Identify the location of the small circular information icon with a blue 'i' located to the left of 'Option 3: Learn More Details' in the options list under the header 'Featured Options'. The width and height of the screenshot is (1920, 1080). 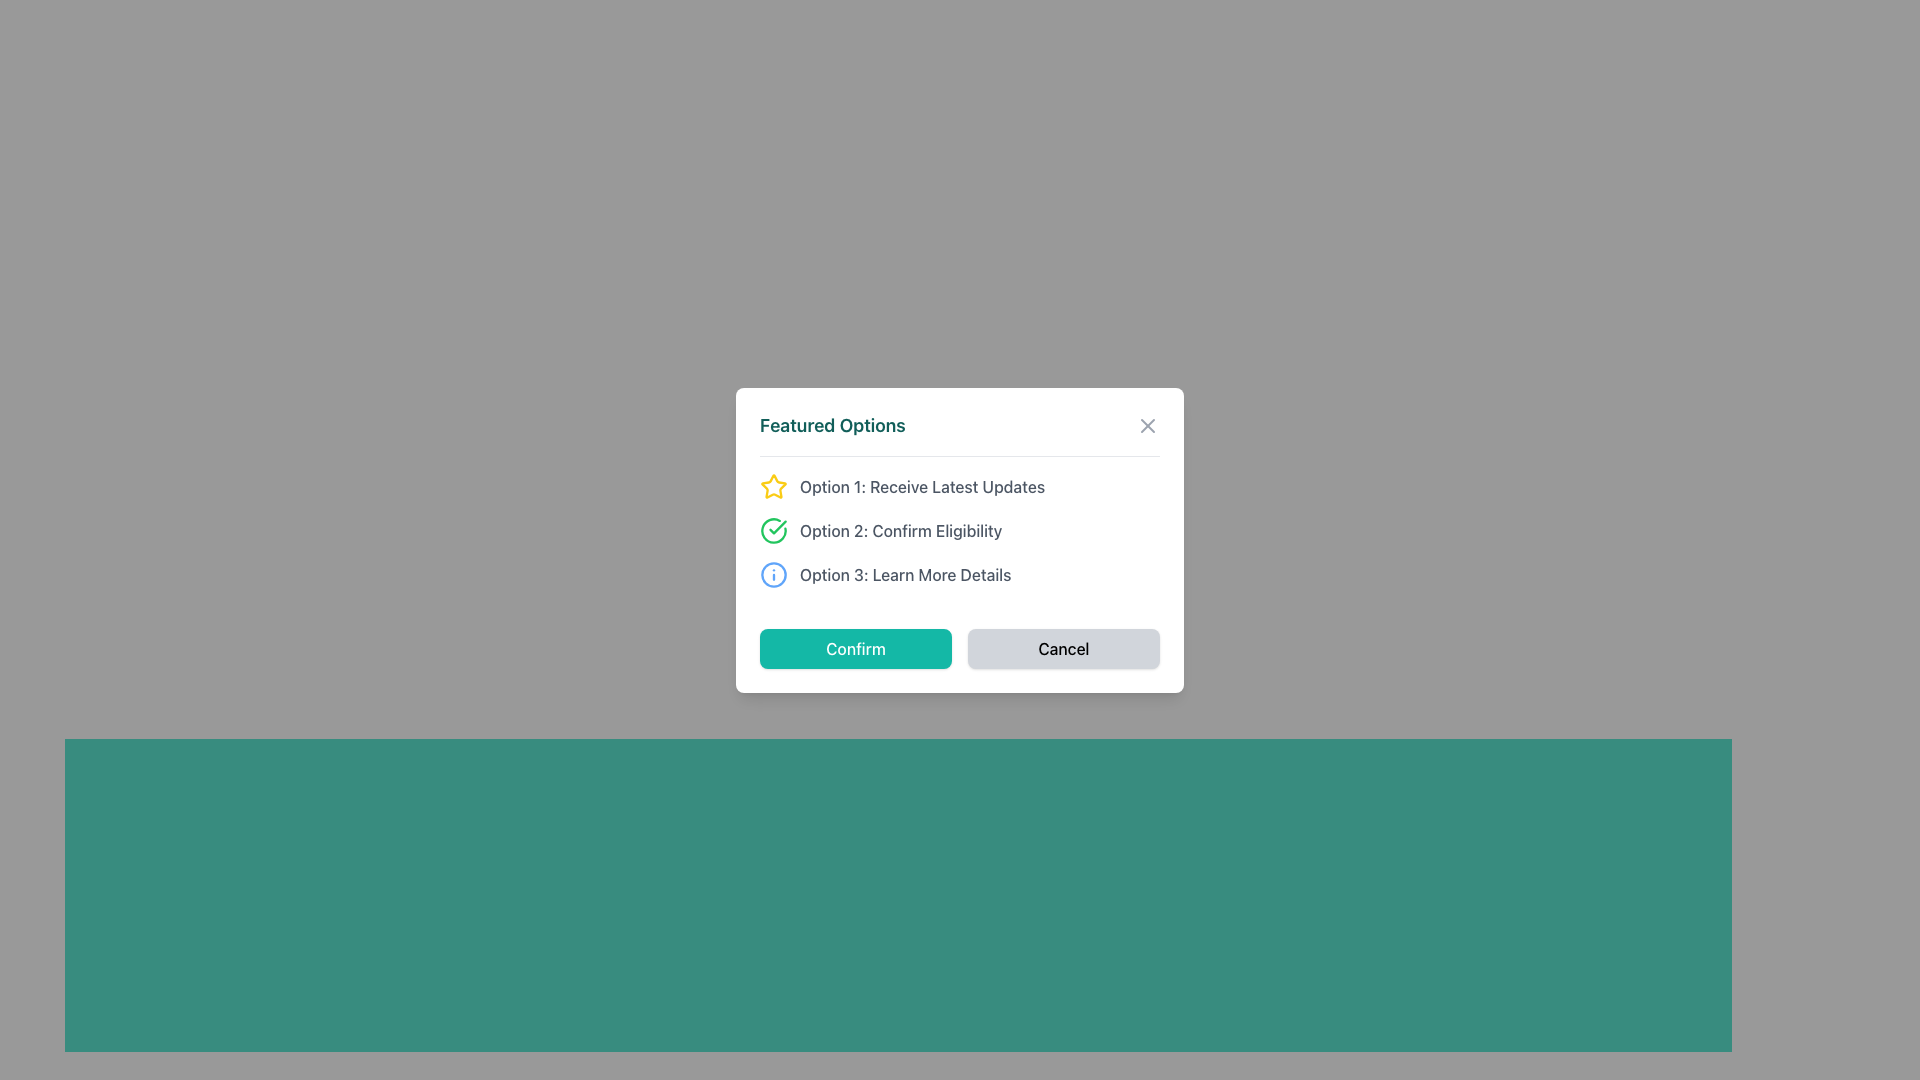
(772, 574).